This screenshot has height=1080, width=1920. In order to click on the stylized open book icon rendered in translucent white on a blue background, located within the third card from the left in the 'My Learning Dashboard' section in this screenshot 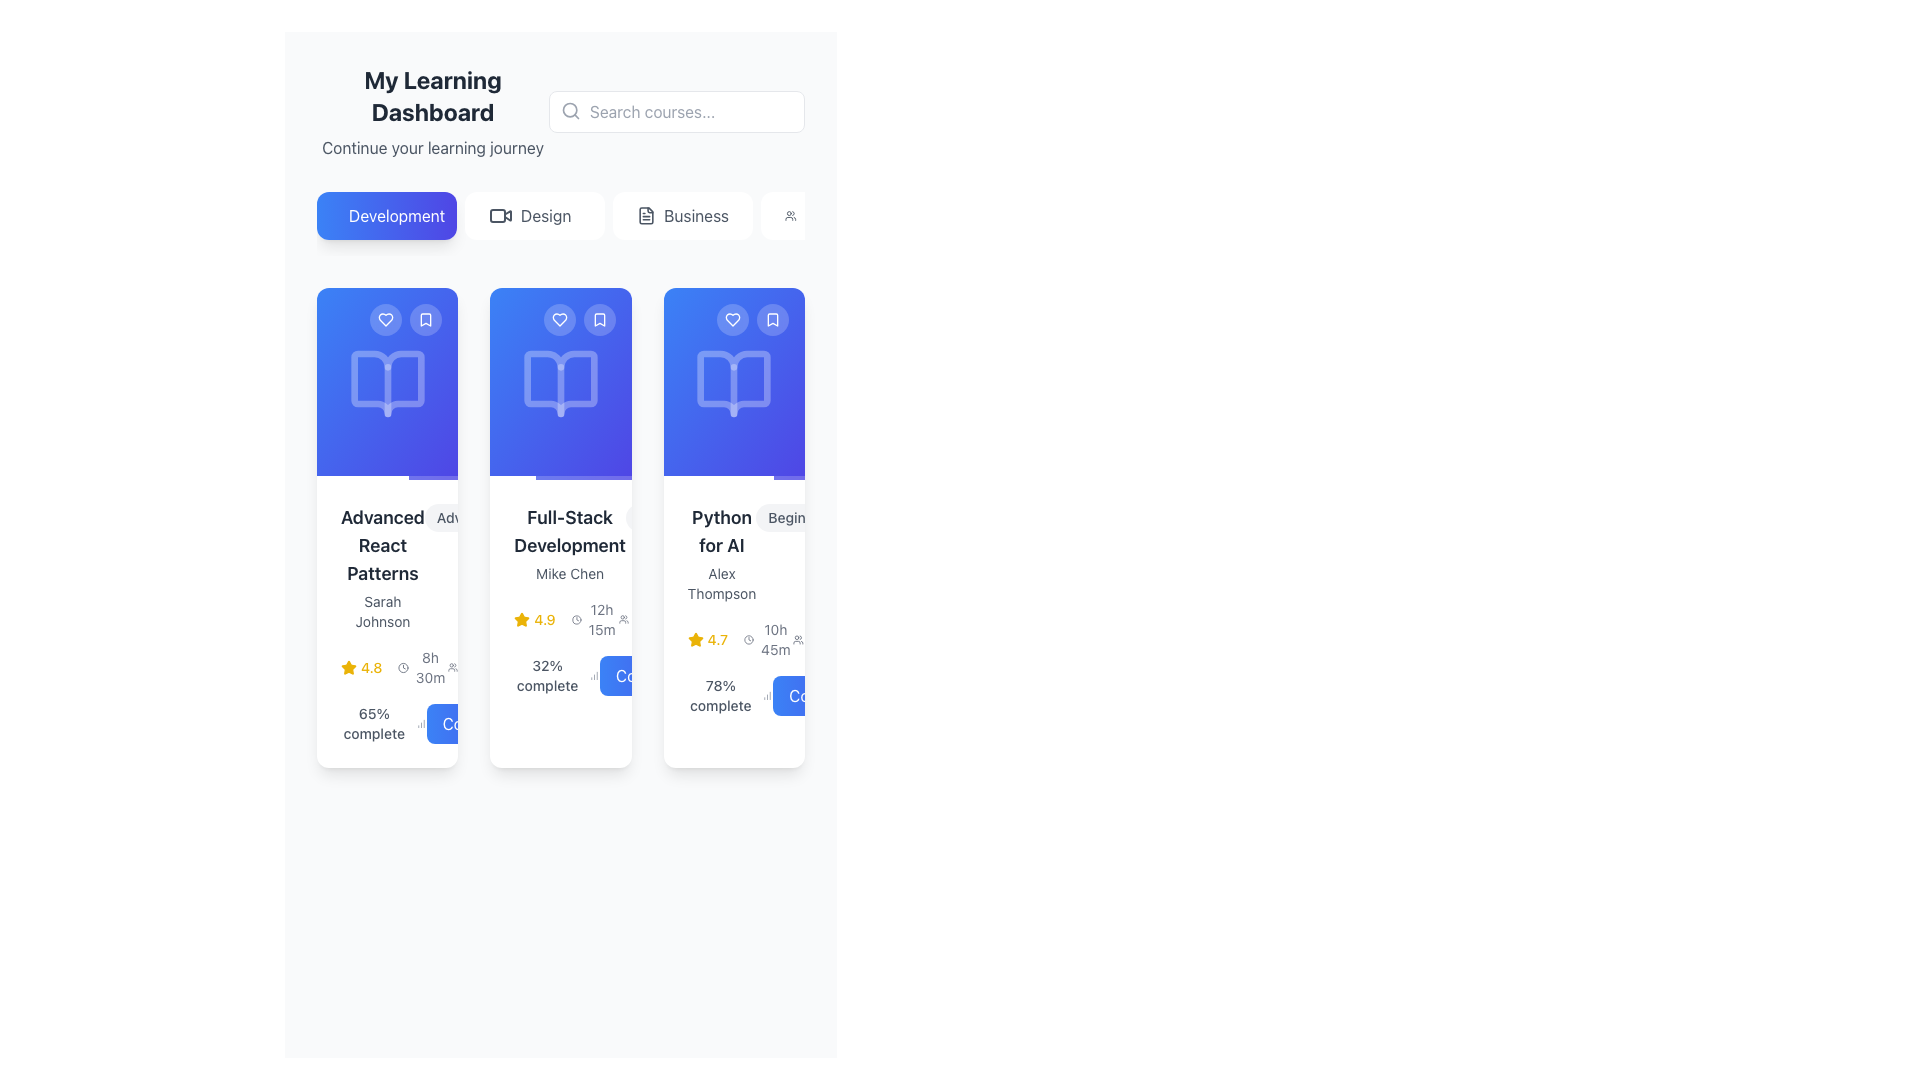, I will do `click(733, 384)`.